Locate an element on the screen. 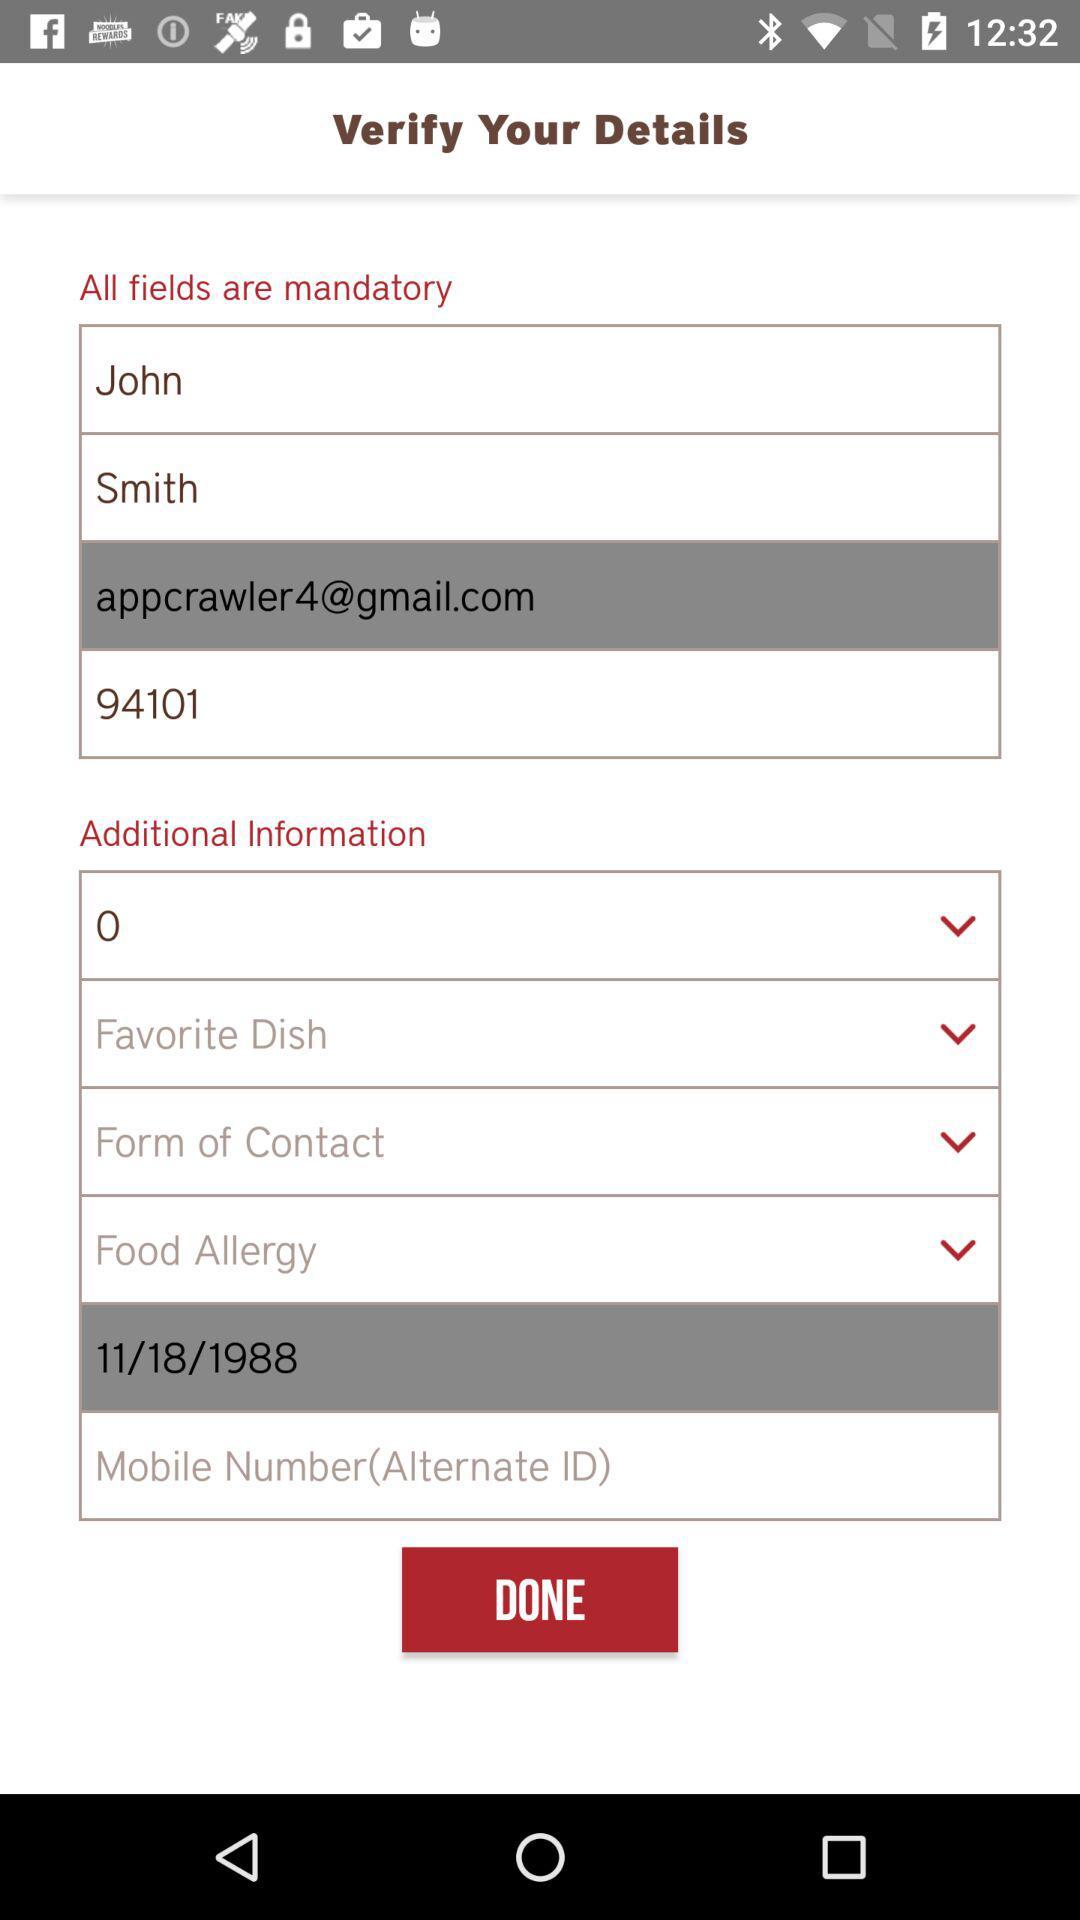 The height and width of the screenshot is (1920, 1080). favorite dish is located at coordinates (540, 1033).